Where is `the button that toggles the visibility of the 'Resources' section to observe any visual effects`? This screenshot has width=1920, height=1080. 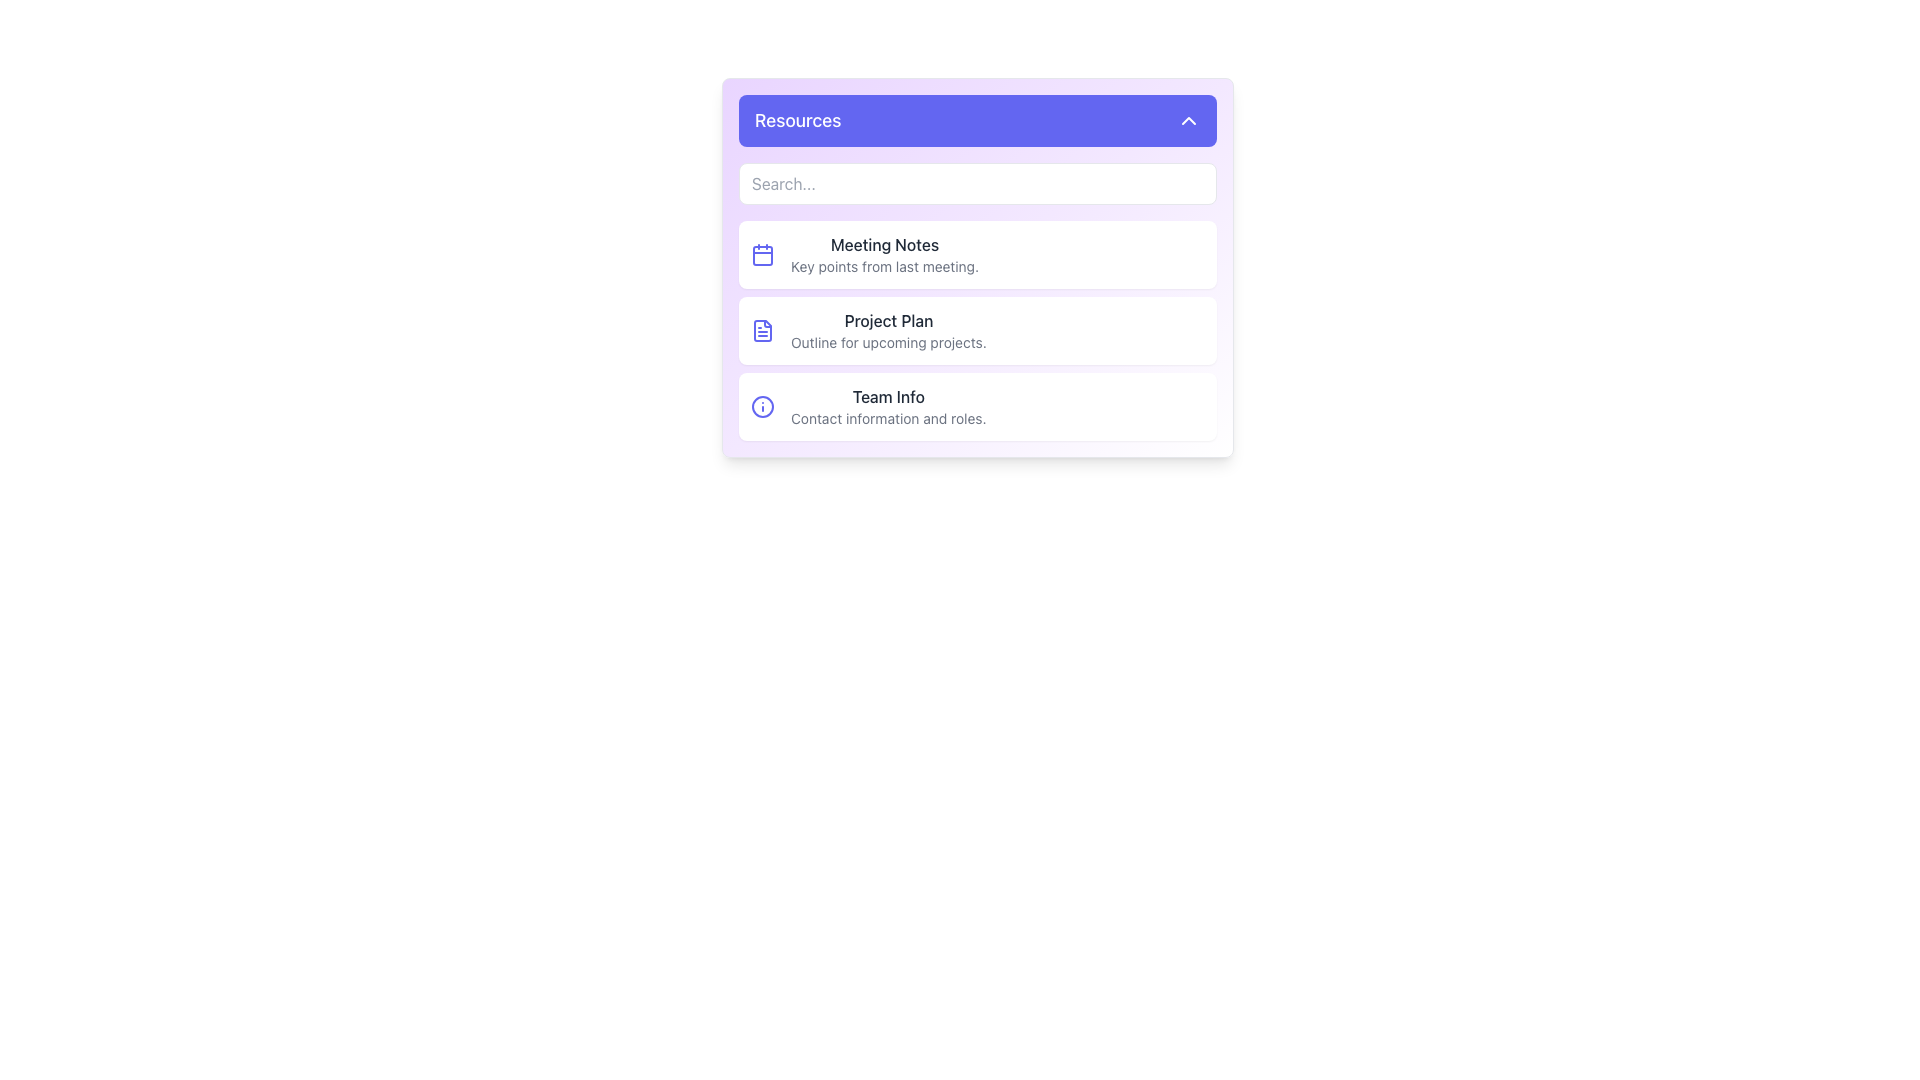 the button that toggles the visibility of the 'Resources' section to observe any visual effects is located at coordinates (978, 120).